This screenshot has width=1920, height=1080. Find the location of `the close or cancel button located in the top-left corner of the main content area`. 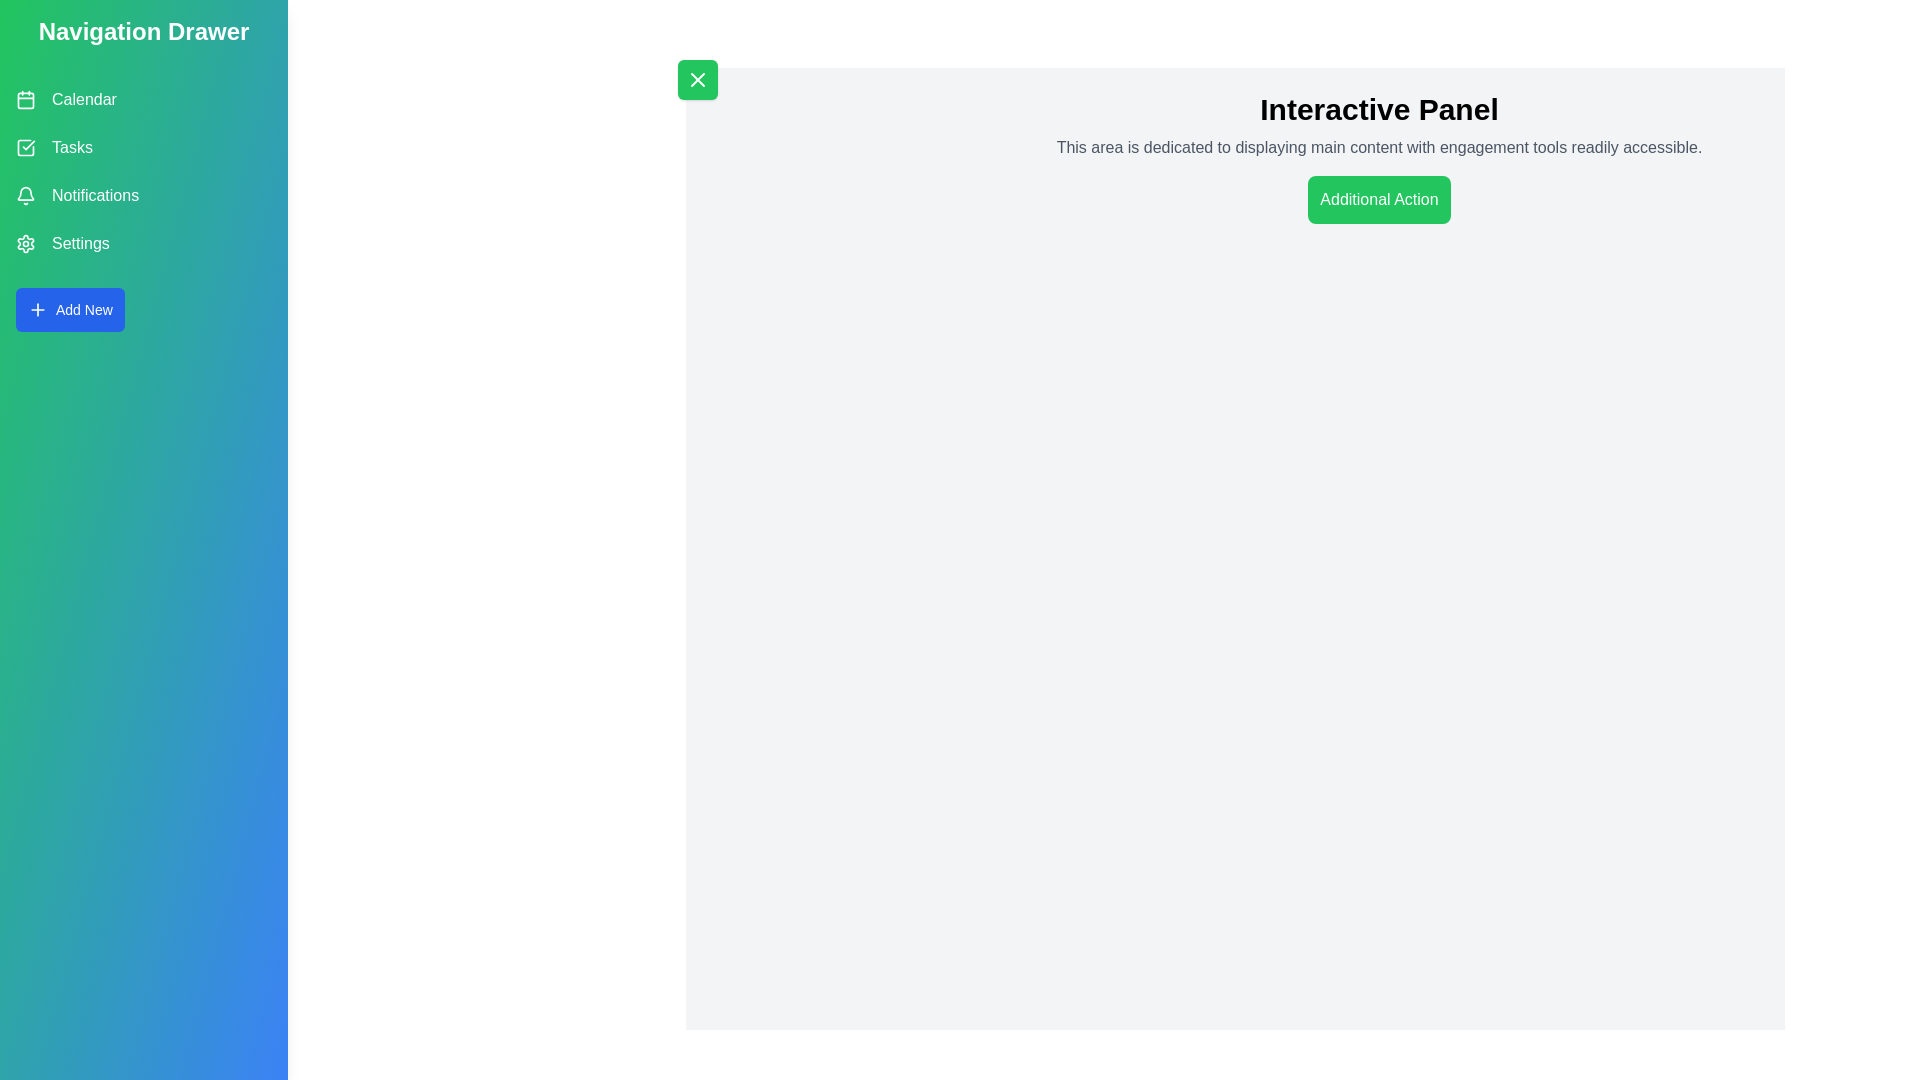

the close or cancel button located in the top-left corner of the main content area is located at coordinates (697, 79).